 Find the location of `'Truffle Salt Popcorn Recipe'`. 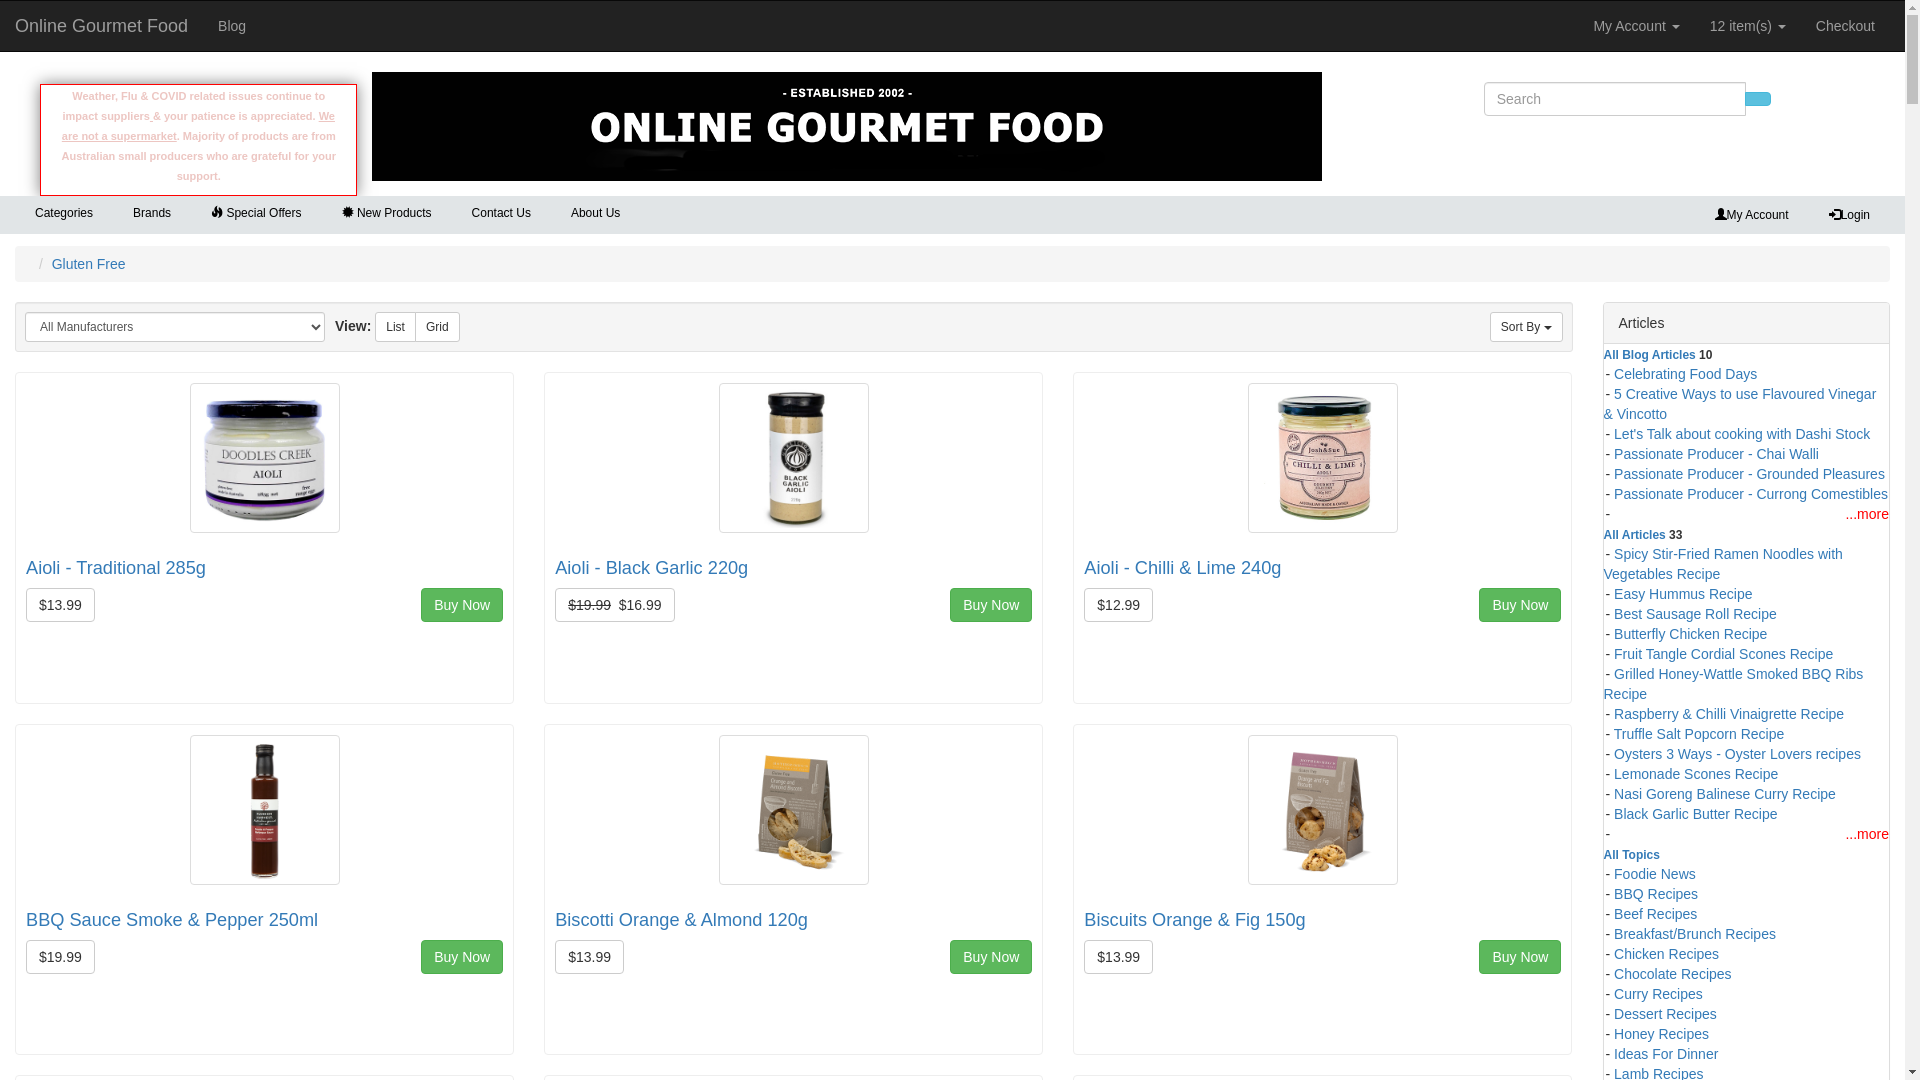

'Truffle Salt Popcorn Recipe' is located at coordinates (1698, 732).